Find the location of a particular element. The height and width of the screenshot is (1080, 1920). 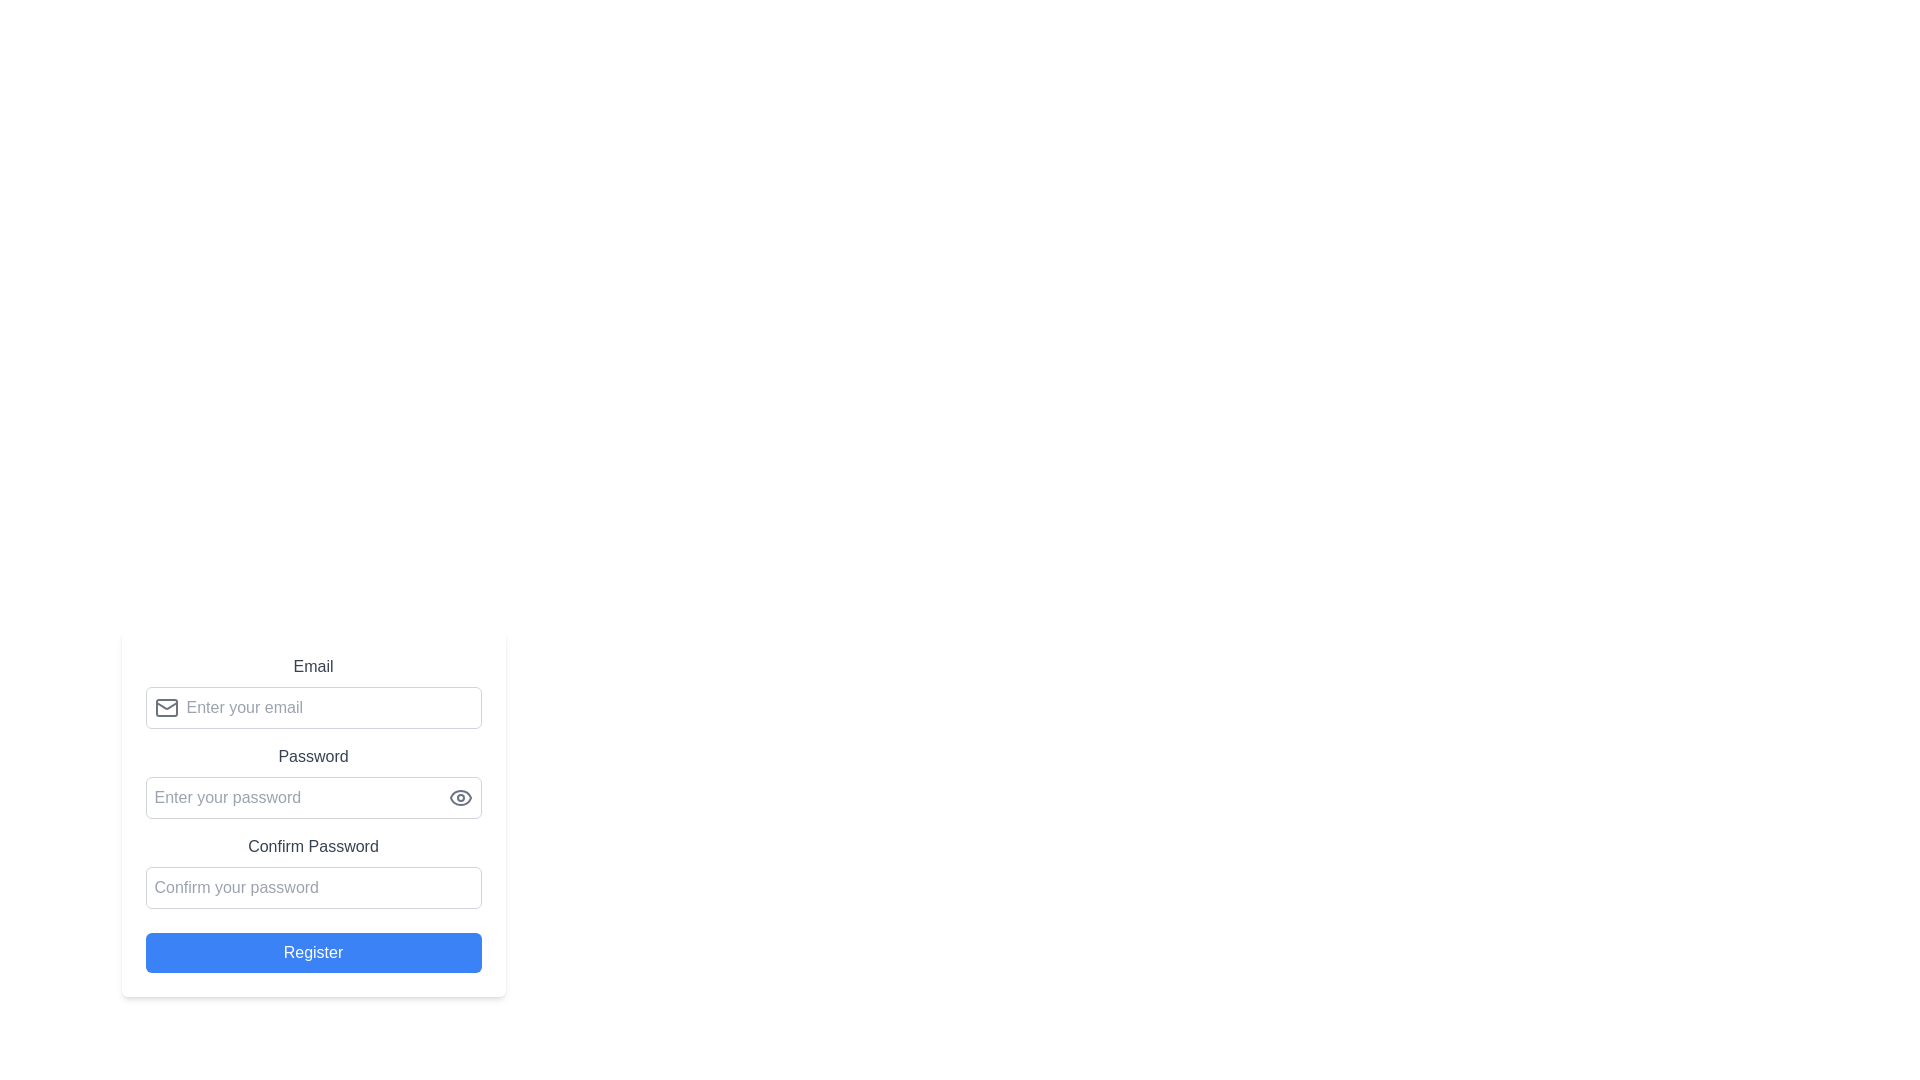

the outer contour of the eye-shaped icon used for toggling password visibility located to the right of the password input field is located at coordinates (459, 797).